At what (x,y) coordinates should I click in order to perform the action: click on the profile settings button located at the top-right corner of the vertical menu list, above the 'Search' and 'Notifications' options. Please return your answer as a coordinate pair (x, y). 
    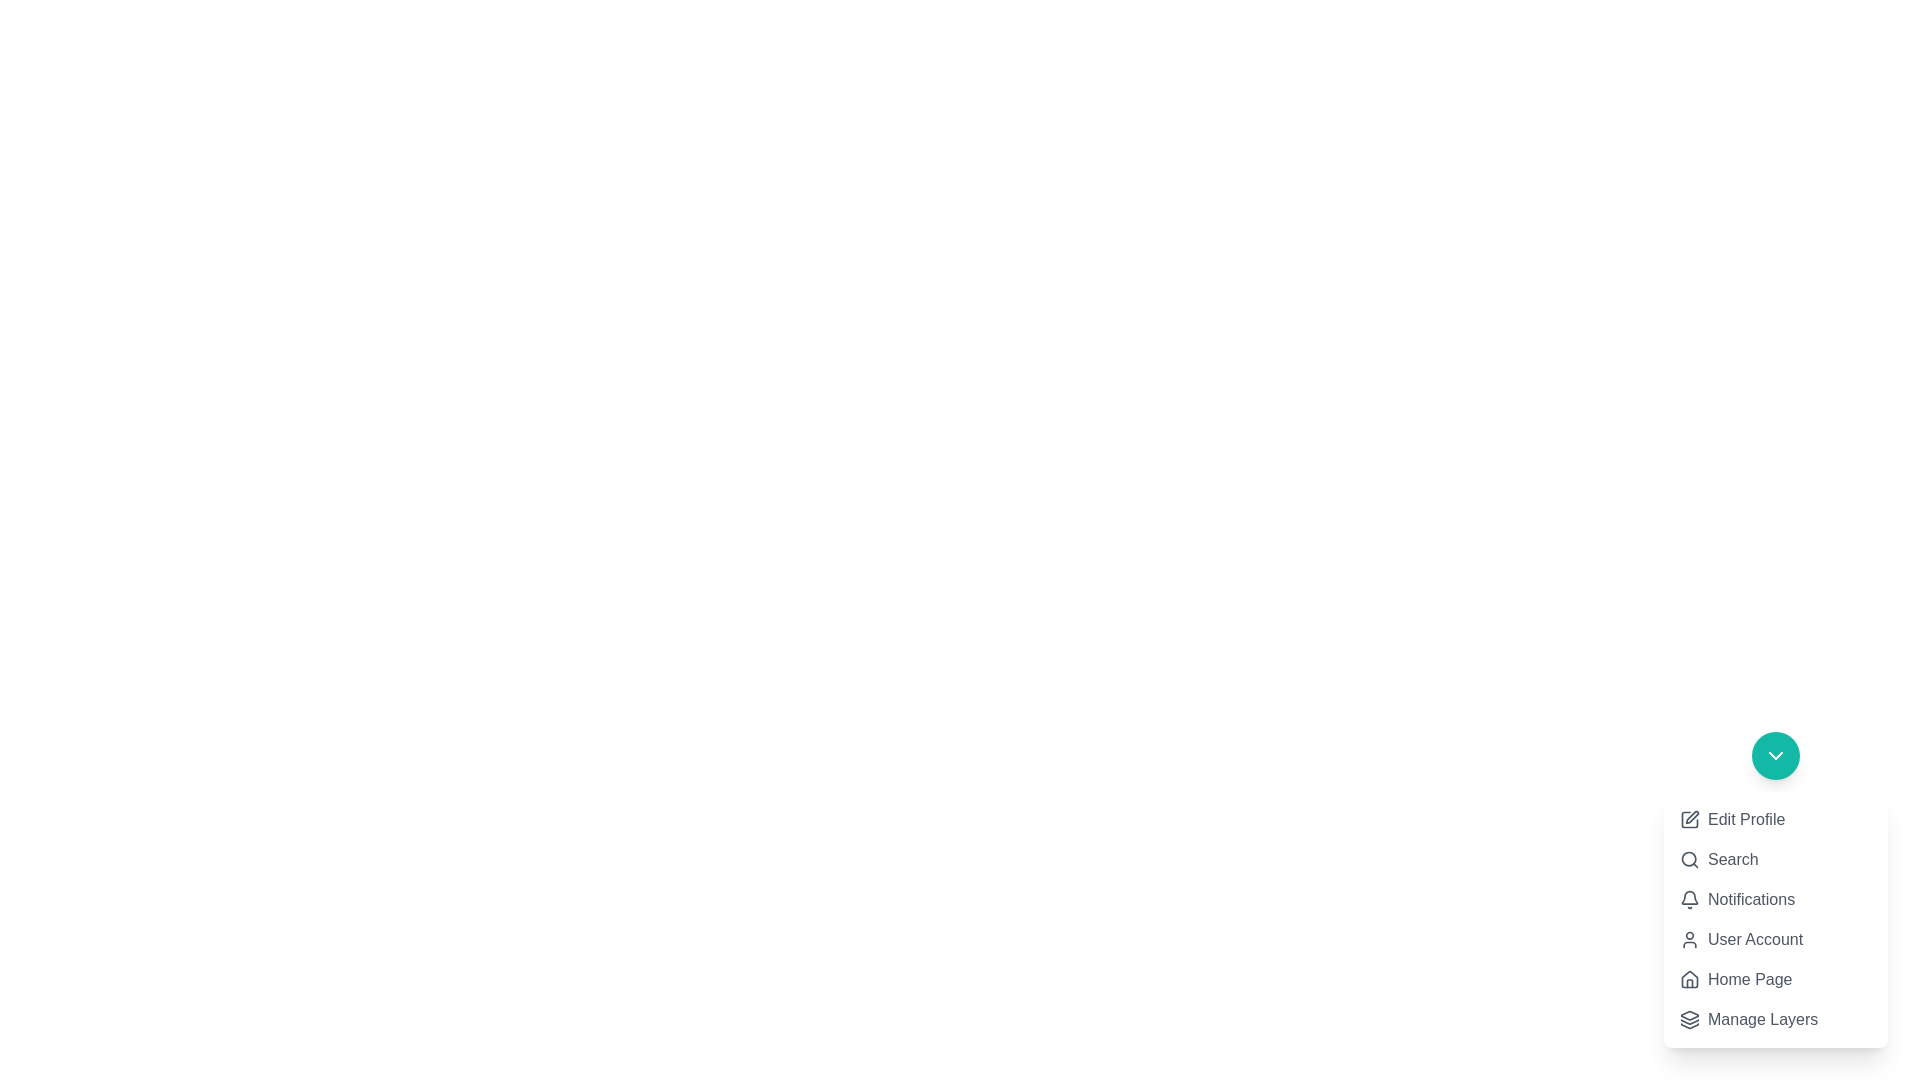
    Looking at the image, I should click on (1731, 820).